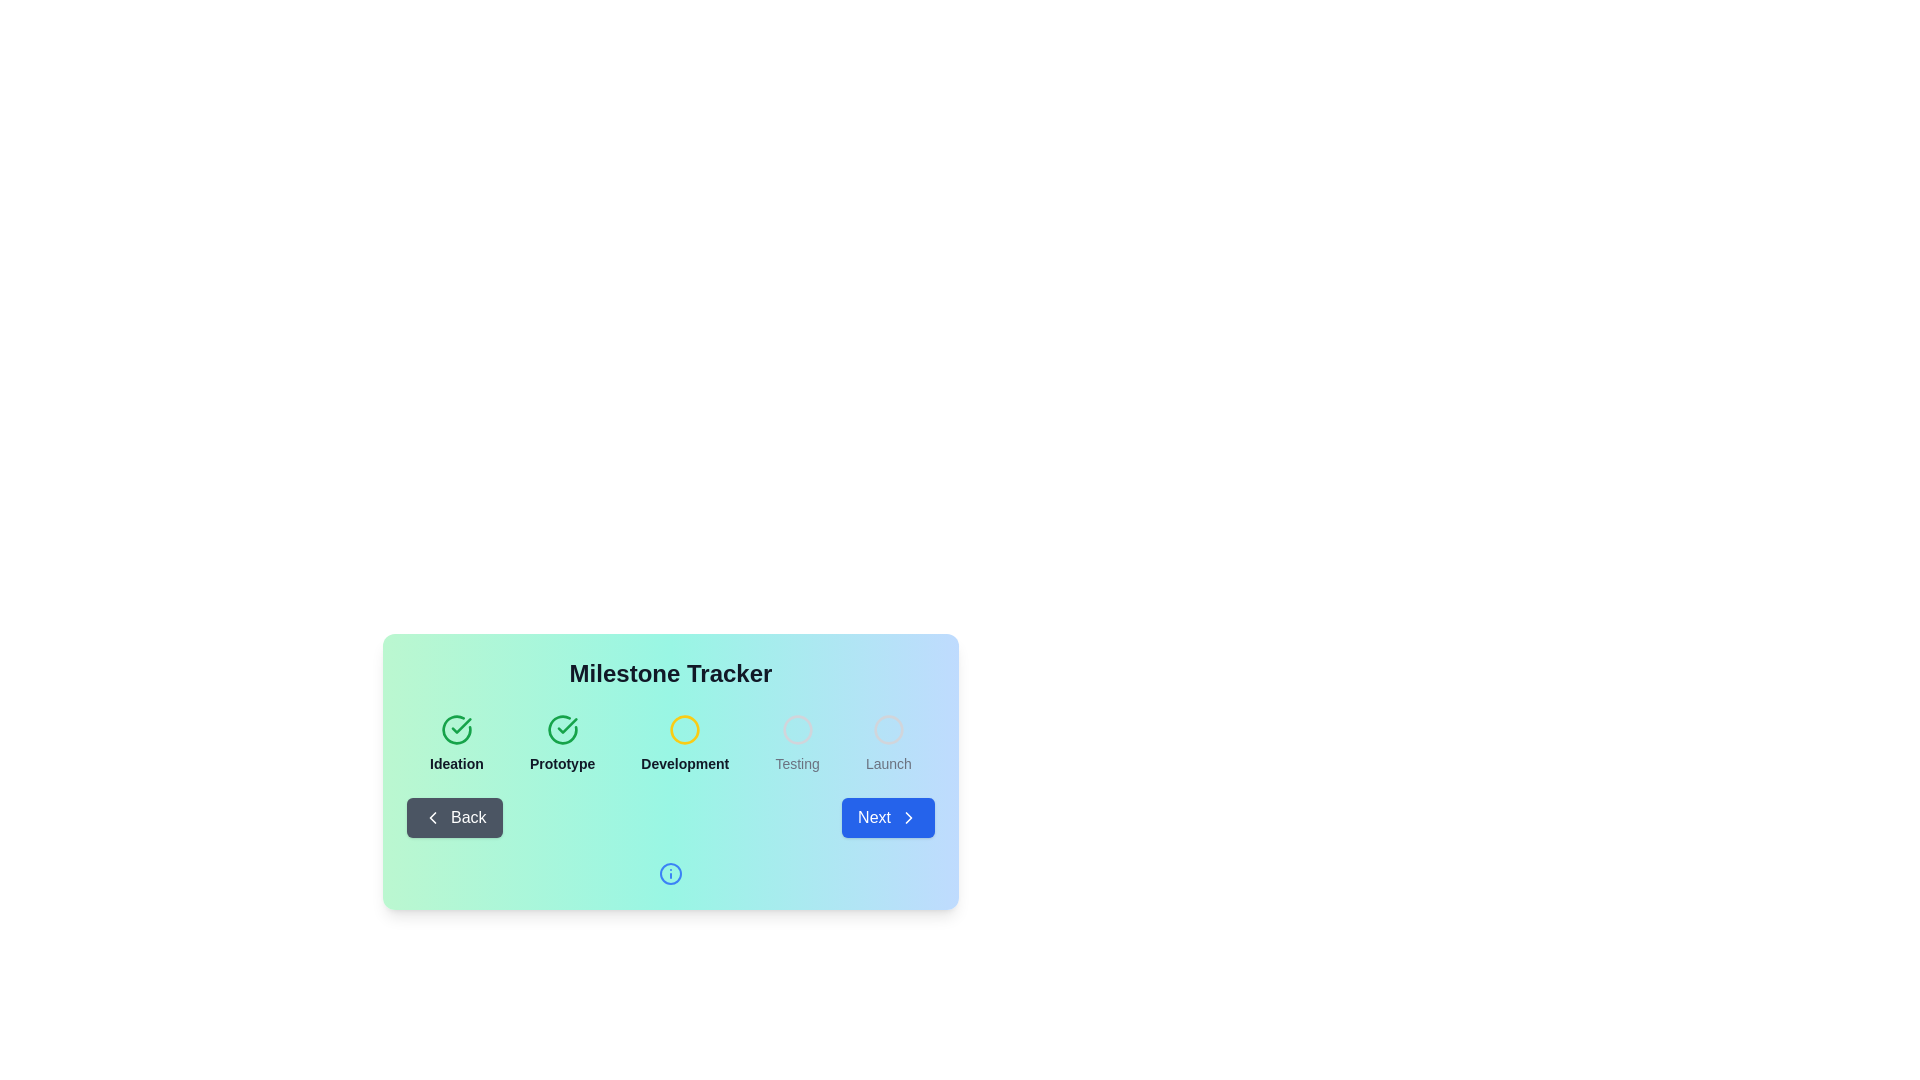 This screenshot has height=1080, width=1920. Describe the element at coordinates (907, 817) in the screenshot. I see `the chevron arrow icon located in the bottom-right corner of the interface to proceed` at that location.